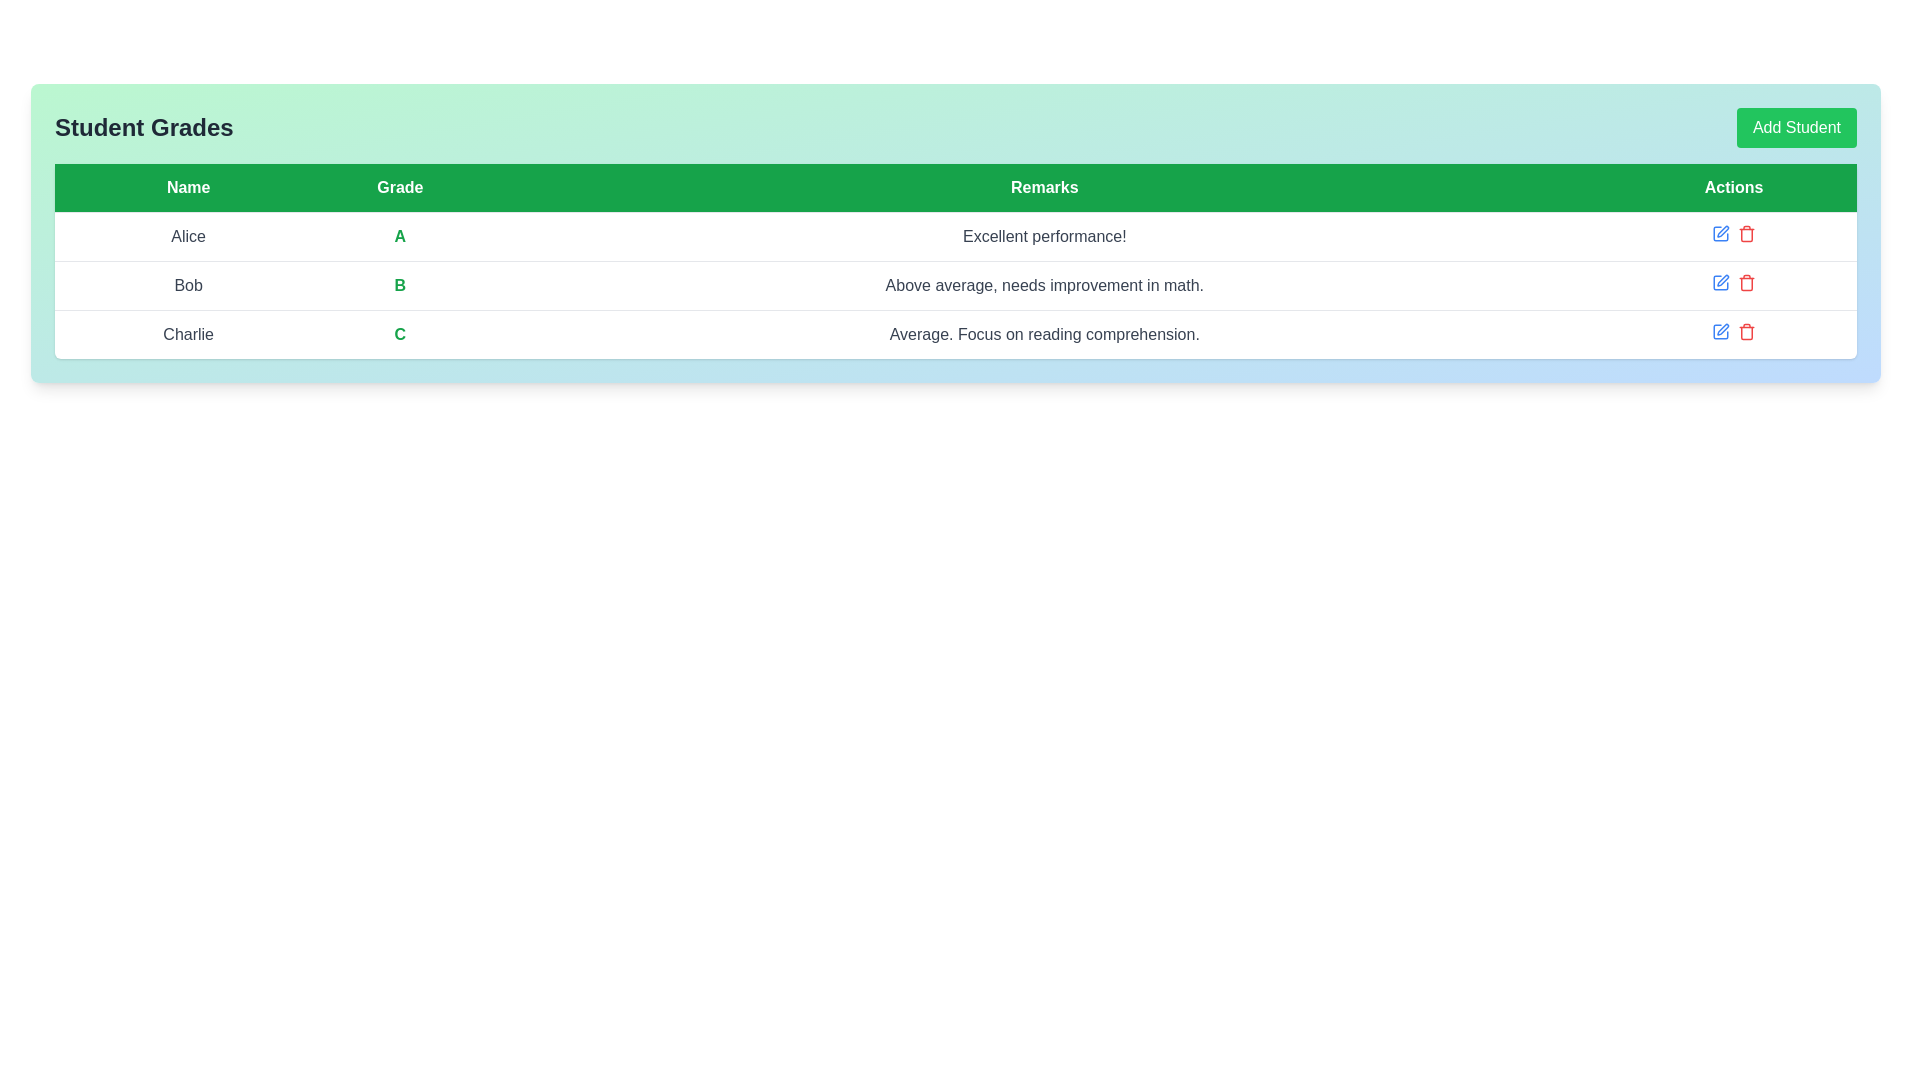 Image resolution: width=1920 pixels, height=1080 pixels. I want to click on the delete icon button in the last row of the 'Actions' column, so click(1746, 330).